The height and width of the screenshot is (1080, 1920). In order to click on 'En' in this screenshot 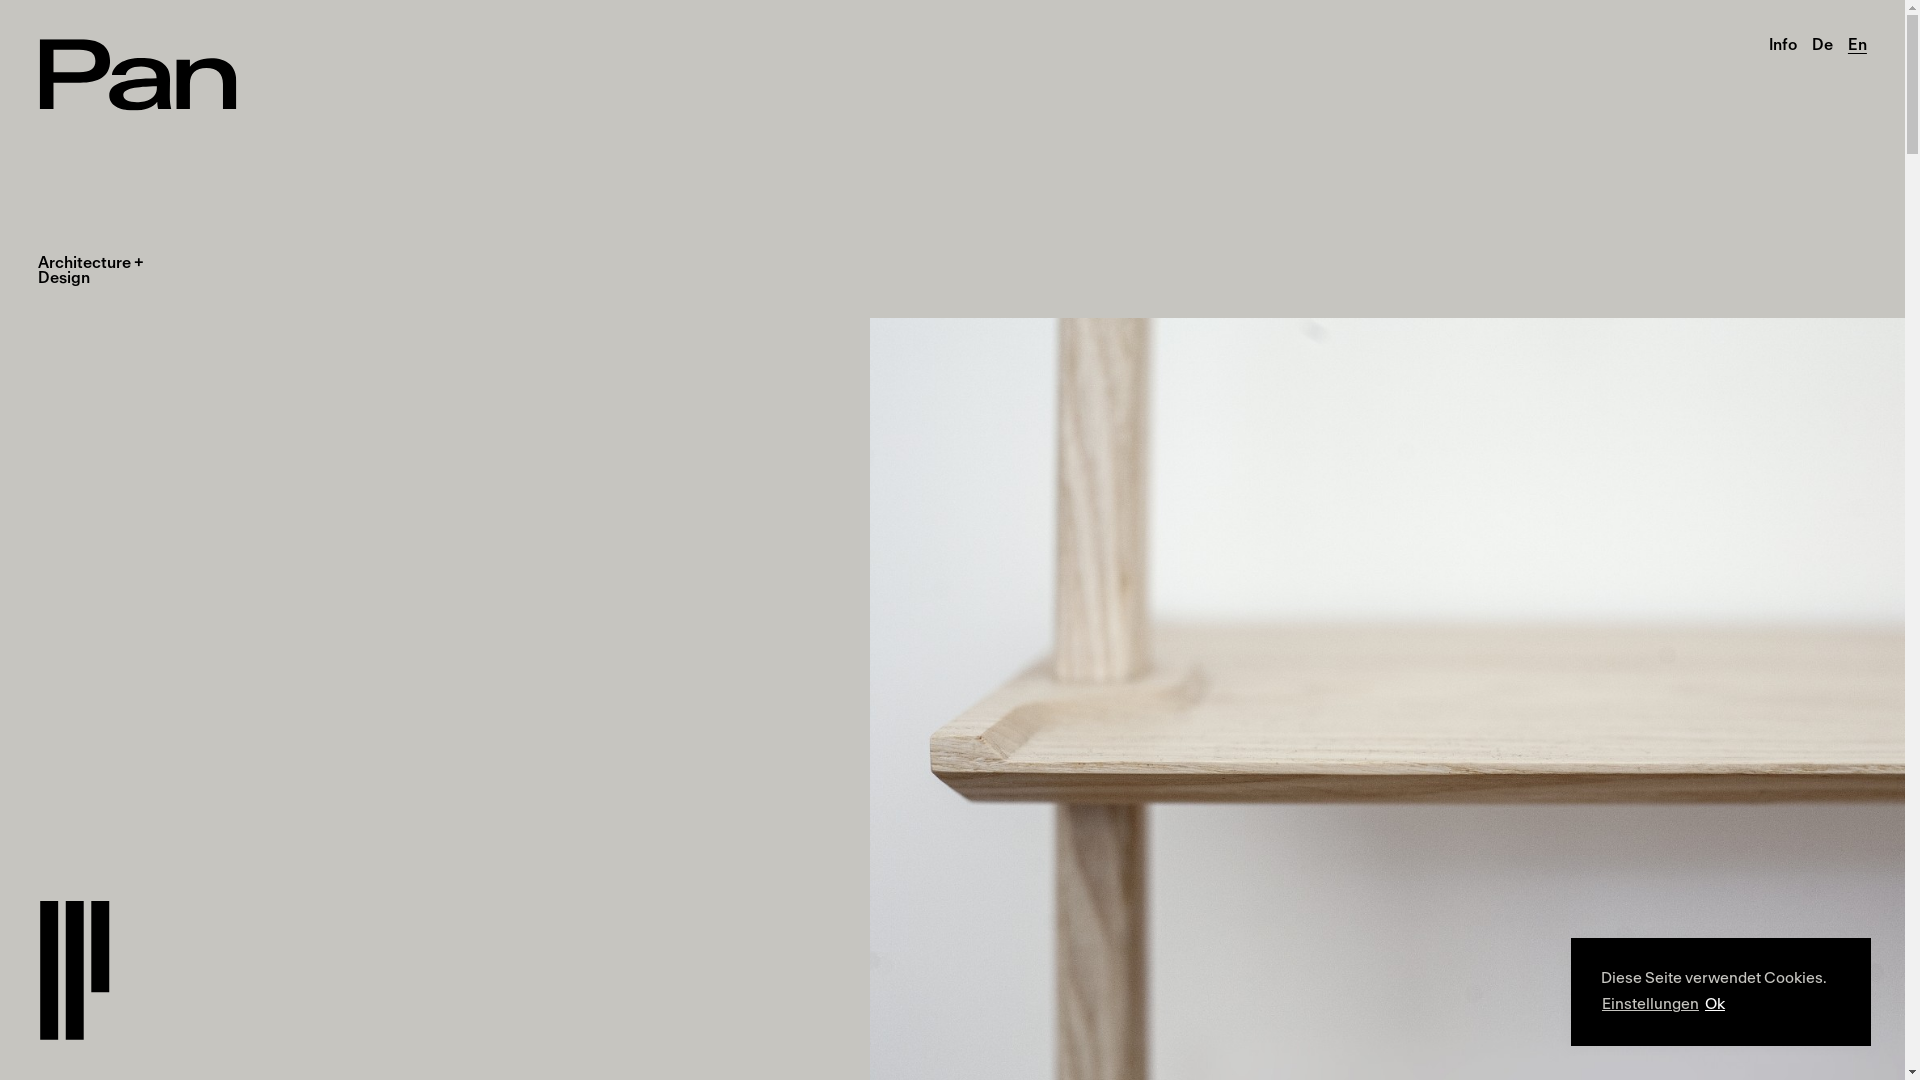, I will do `click(1856, 45)`.